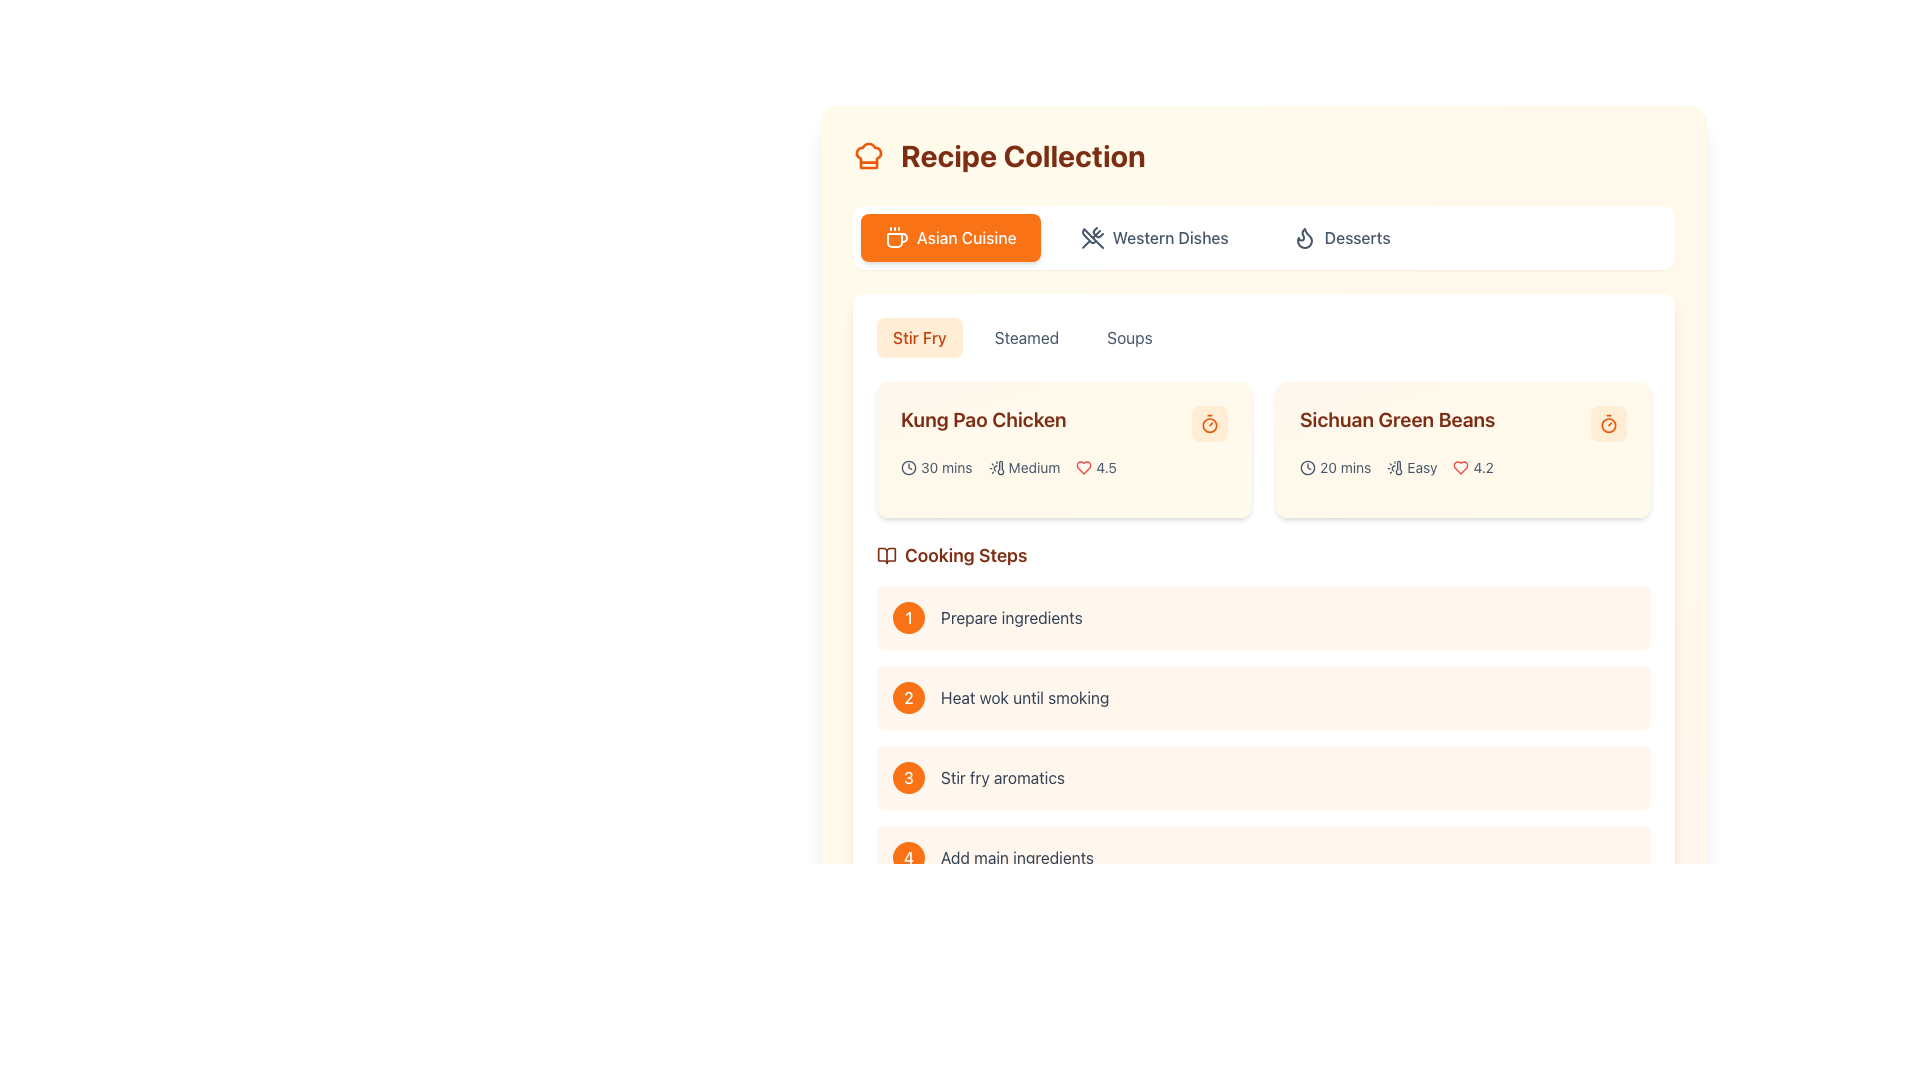  What do you see at coordinates (949, 237) in the screenshot?
I see `the 'Asian Cuisine' category selector button located at the top-left corner of the interface beneath the title 'Recipe Collection'` at bounding box center [949, 237].